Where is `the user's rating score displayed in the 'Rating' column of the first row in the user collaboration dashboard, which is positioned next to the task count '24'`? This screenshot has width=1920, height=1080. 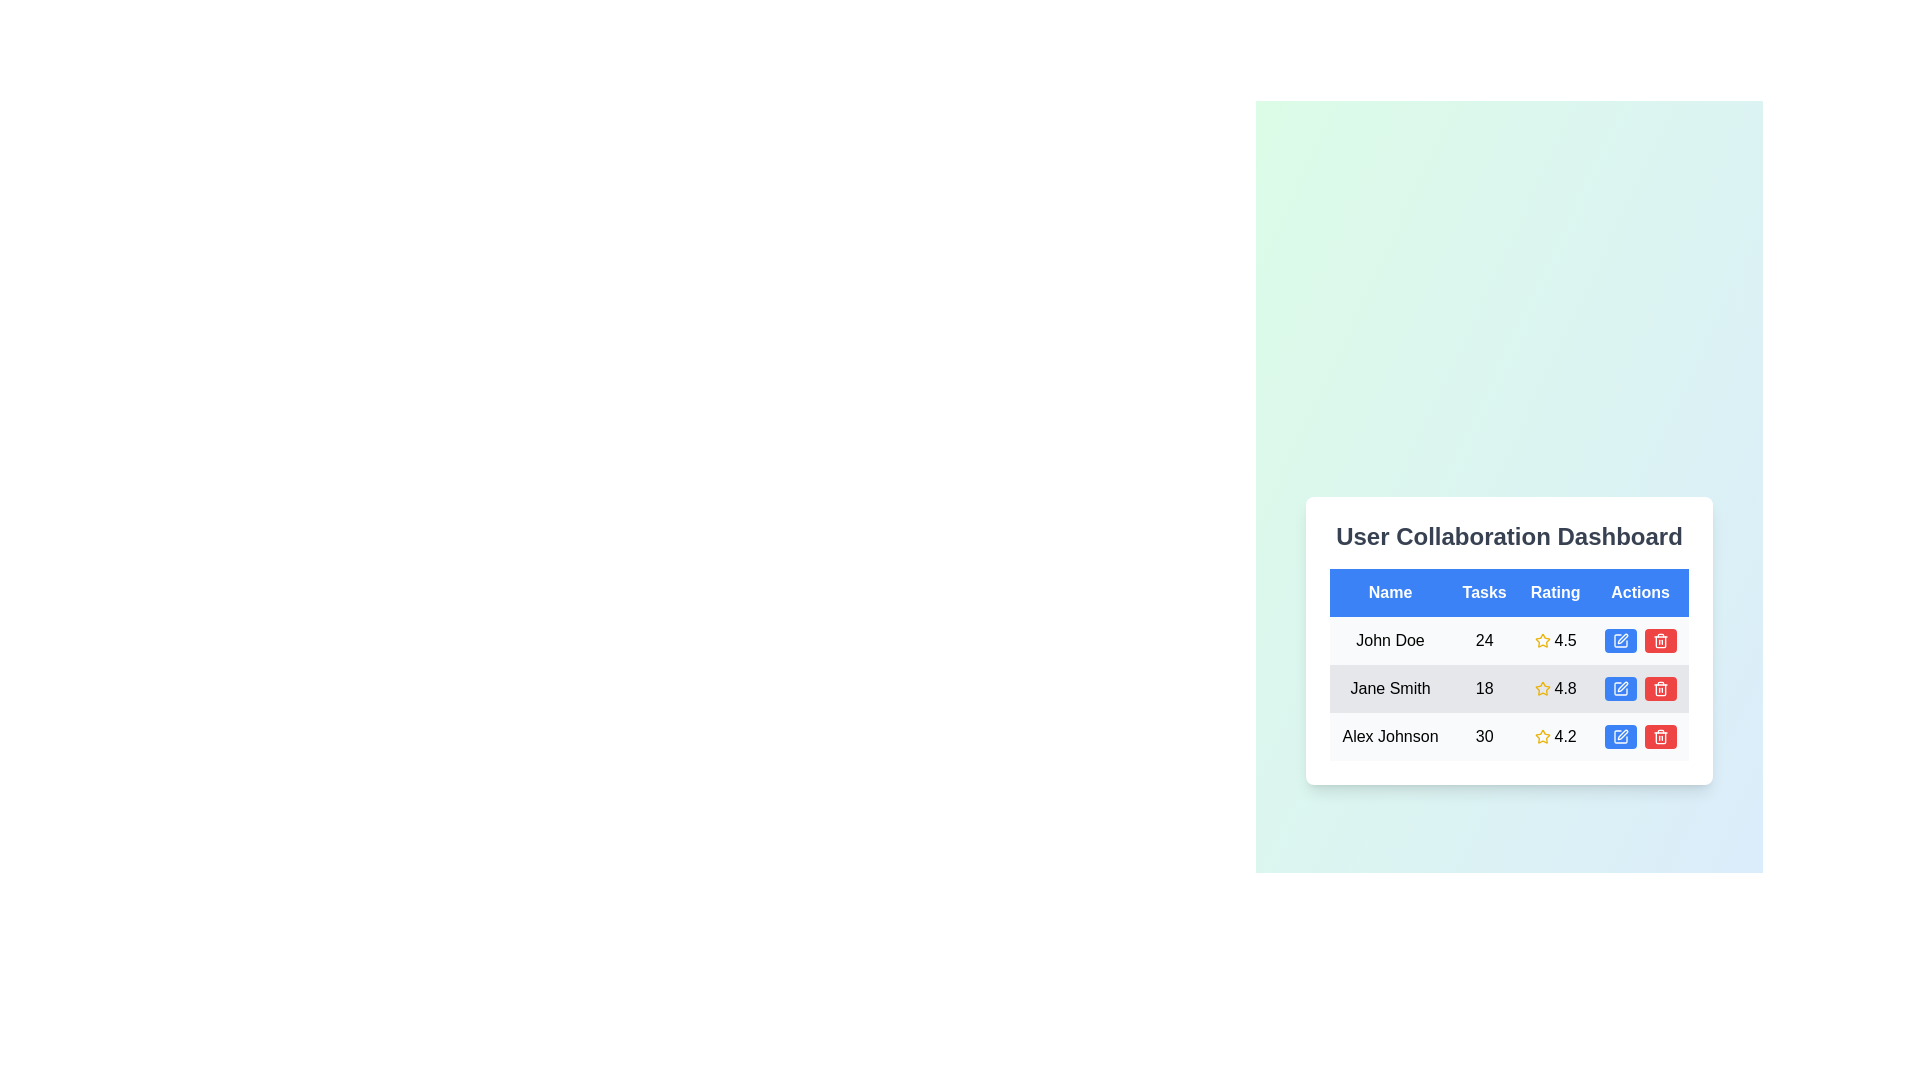 the user's rating score displayed in the 'Rating' column of the first row in the user collaboration dashboard, which is positioned next to the task count '24' is located at coordinates (1554, 640).